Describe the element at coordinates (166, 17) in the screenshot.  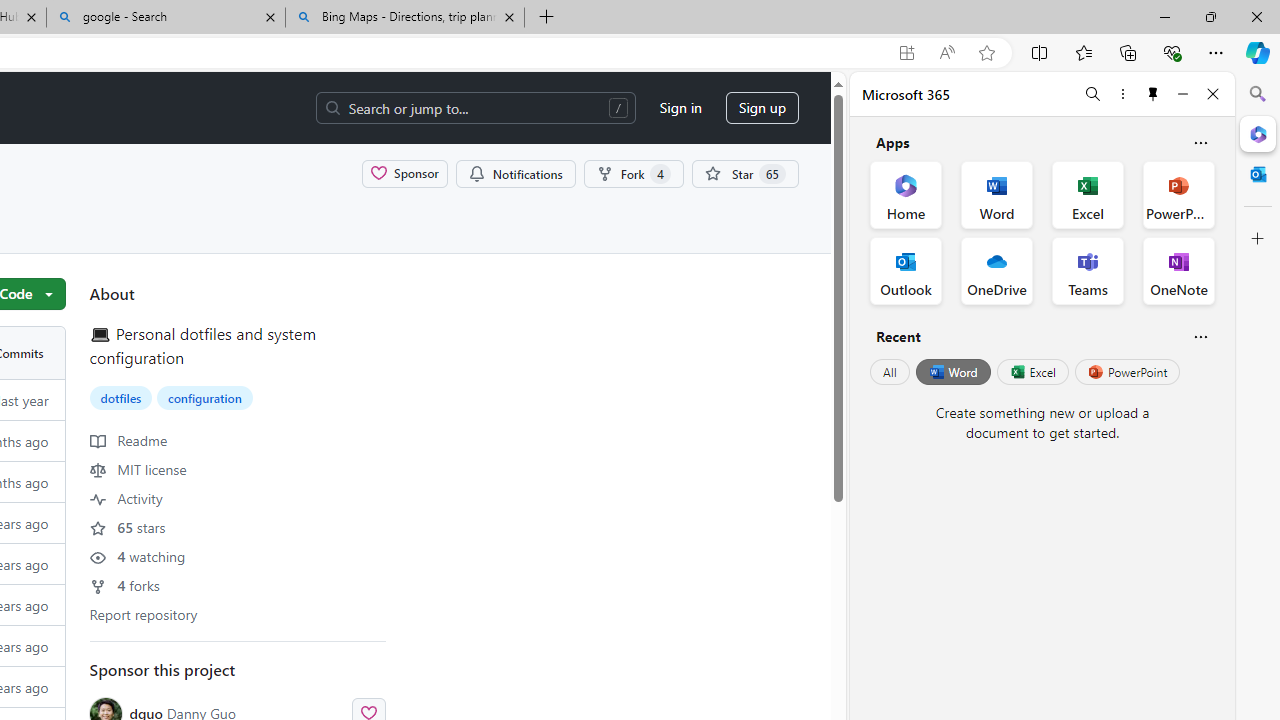
I see `'google - Search'` at that location.